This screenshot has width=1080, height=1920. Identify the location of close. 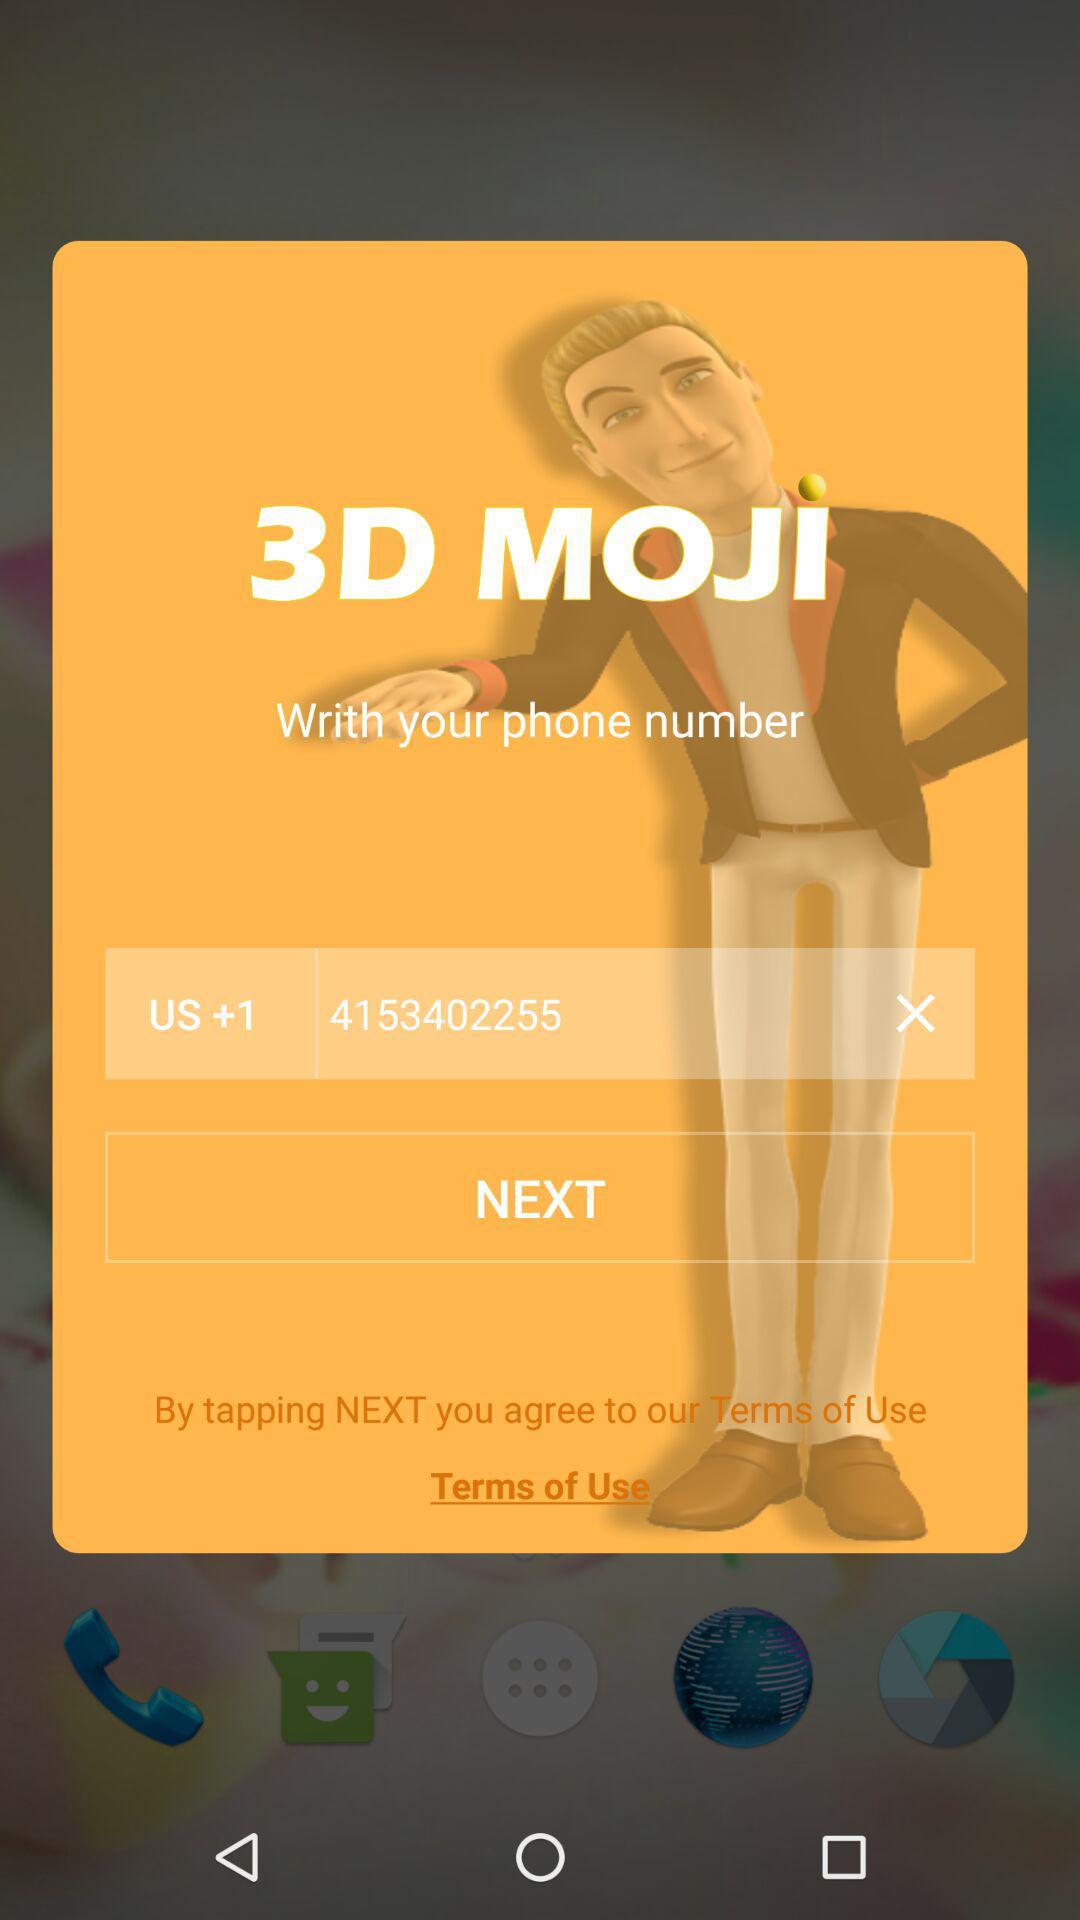
(915, 1013).